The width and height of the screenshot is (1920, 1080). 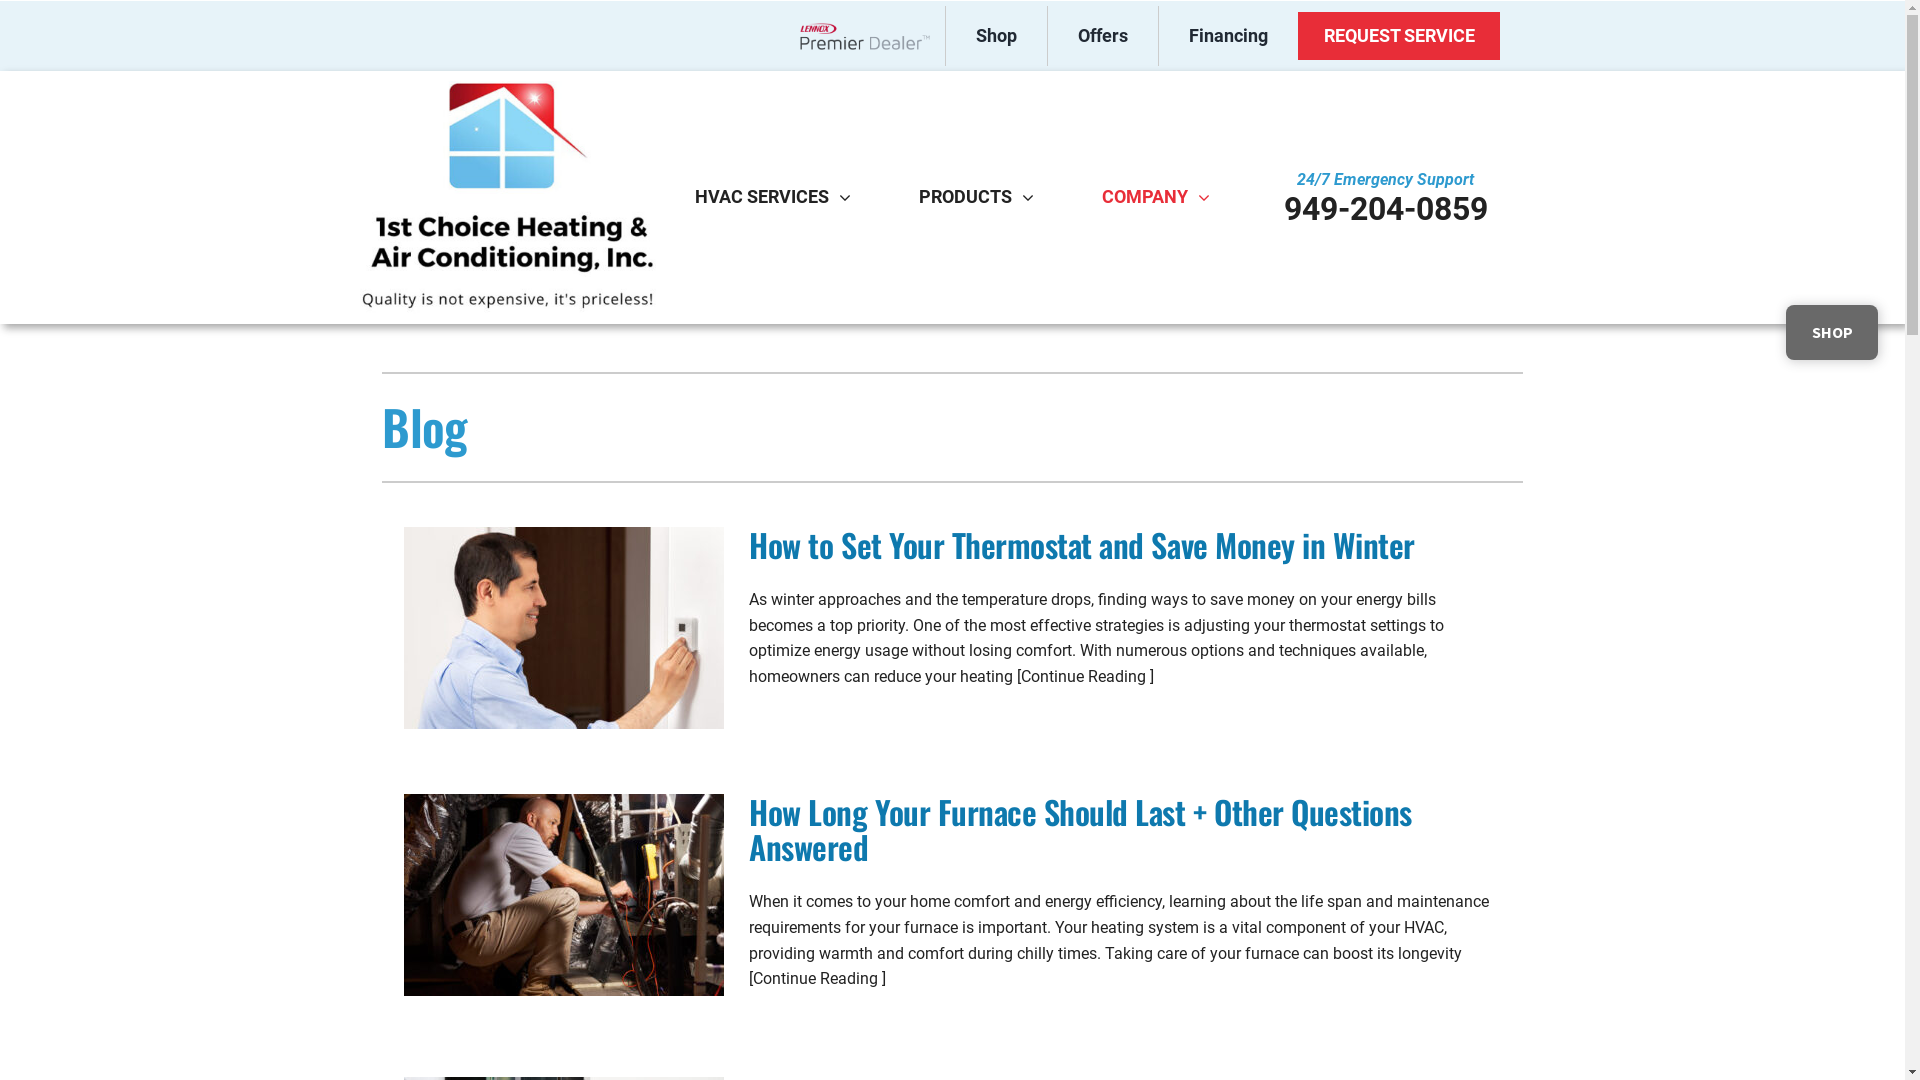 I want to click on 'HVAC SERVICES', so click(x=761, y=196).